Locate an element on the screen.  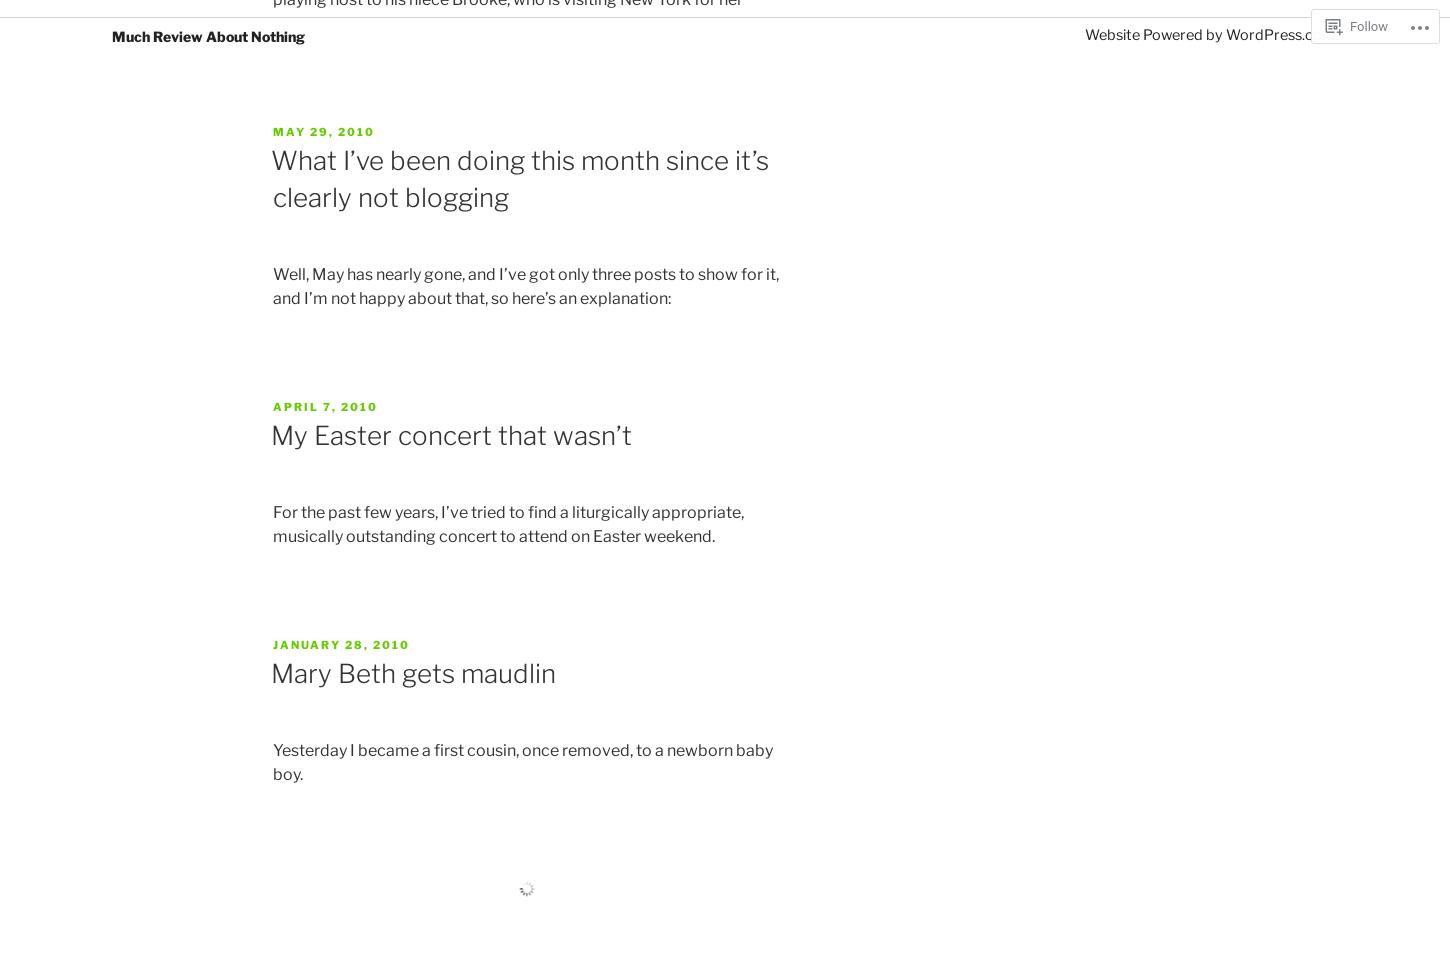
'April 7, 2010' is located at coordinates (325, 405).